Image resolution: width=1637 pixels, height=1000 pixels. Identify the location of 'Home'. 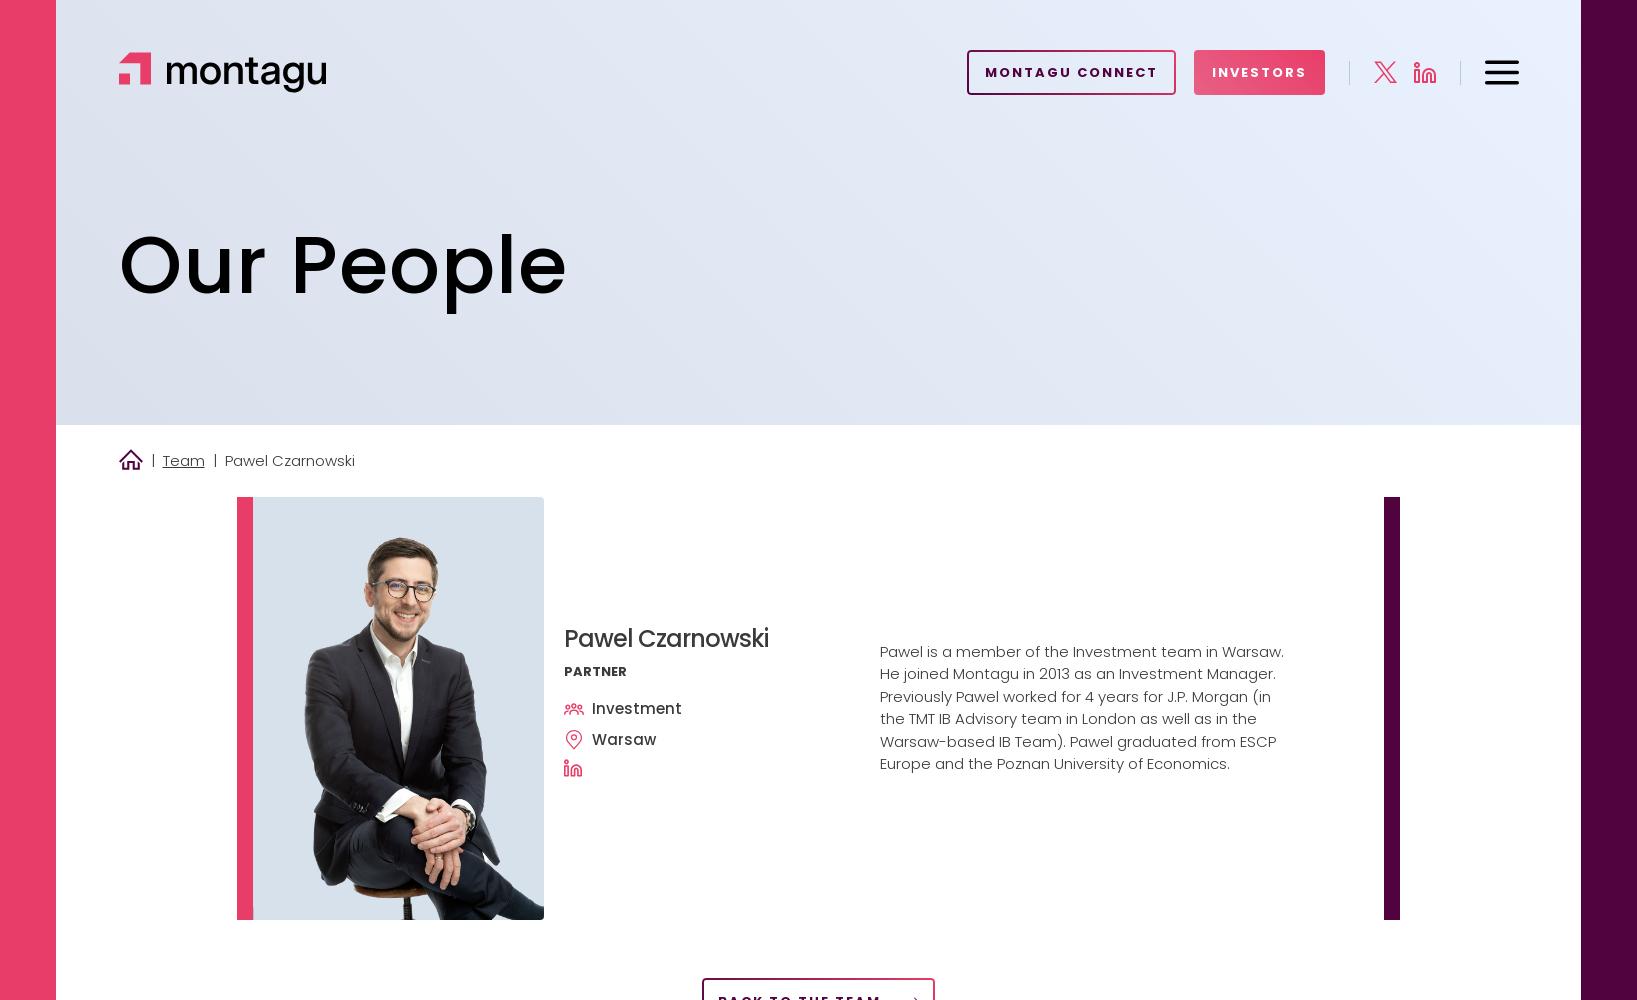
(64, 62).